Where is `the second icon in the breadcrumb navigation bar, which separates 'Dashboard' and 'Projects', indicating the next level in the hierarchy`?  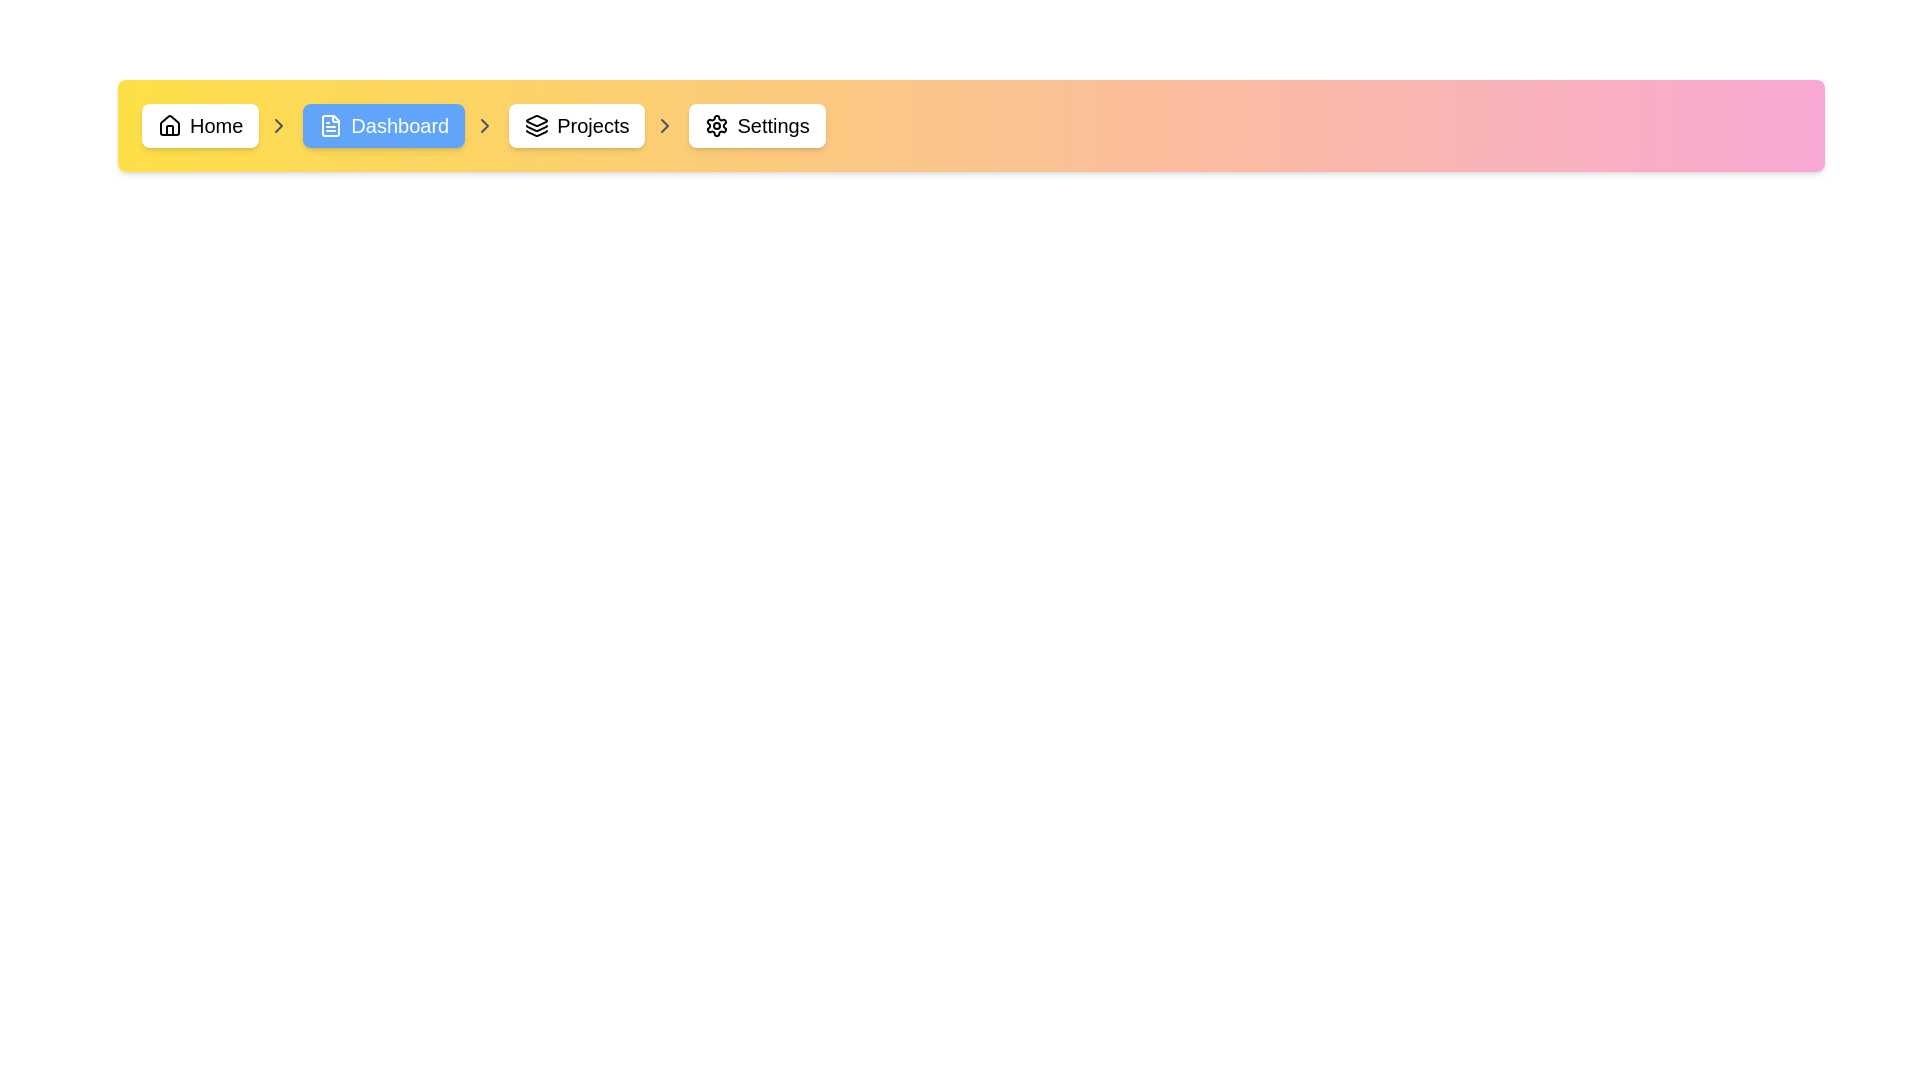 the second icon in the breadcrumb navigation bar, which separates 'Dashboard' and 'Projects', indicating the next level in the hierarchy is located at coordinates (485, 126).